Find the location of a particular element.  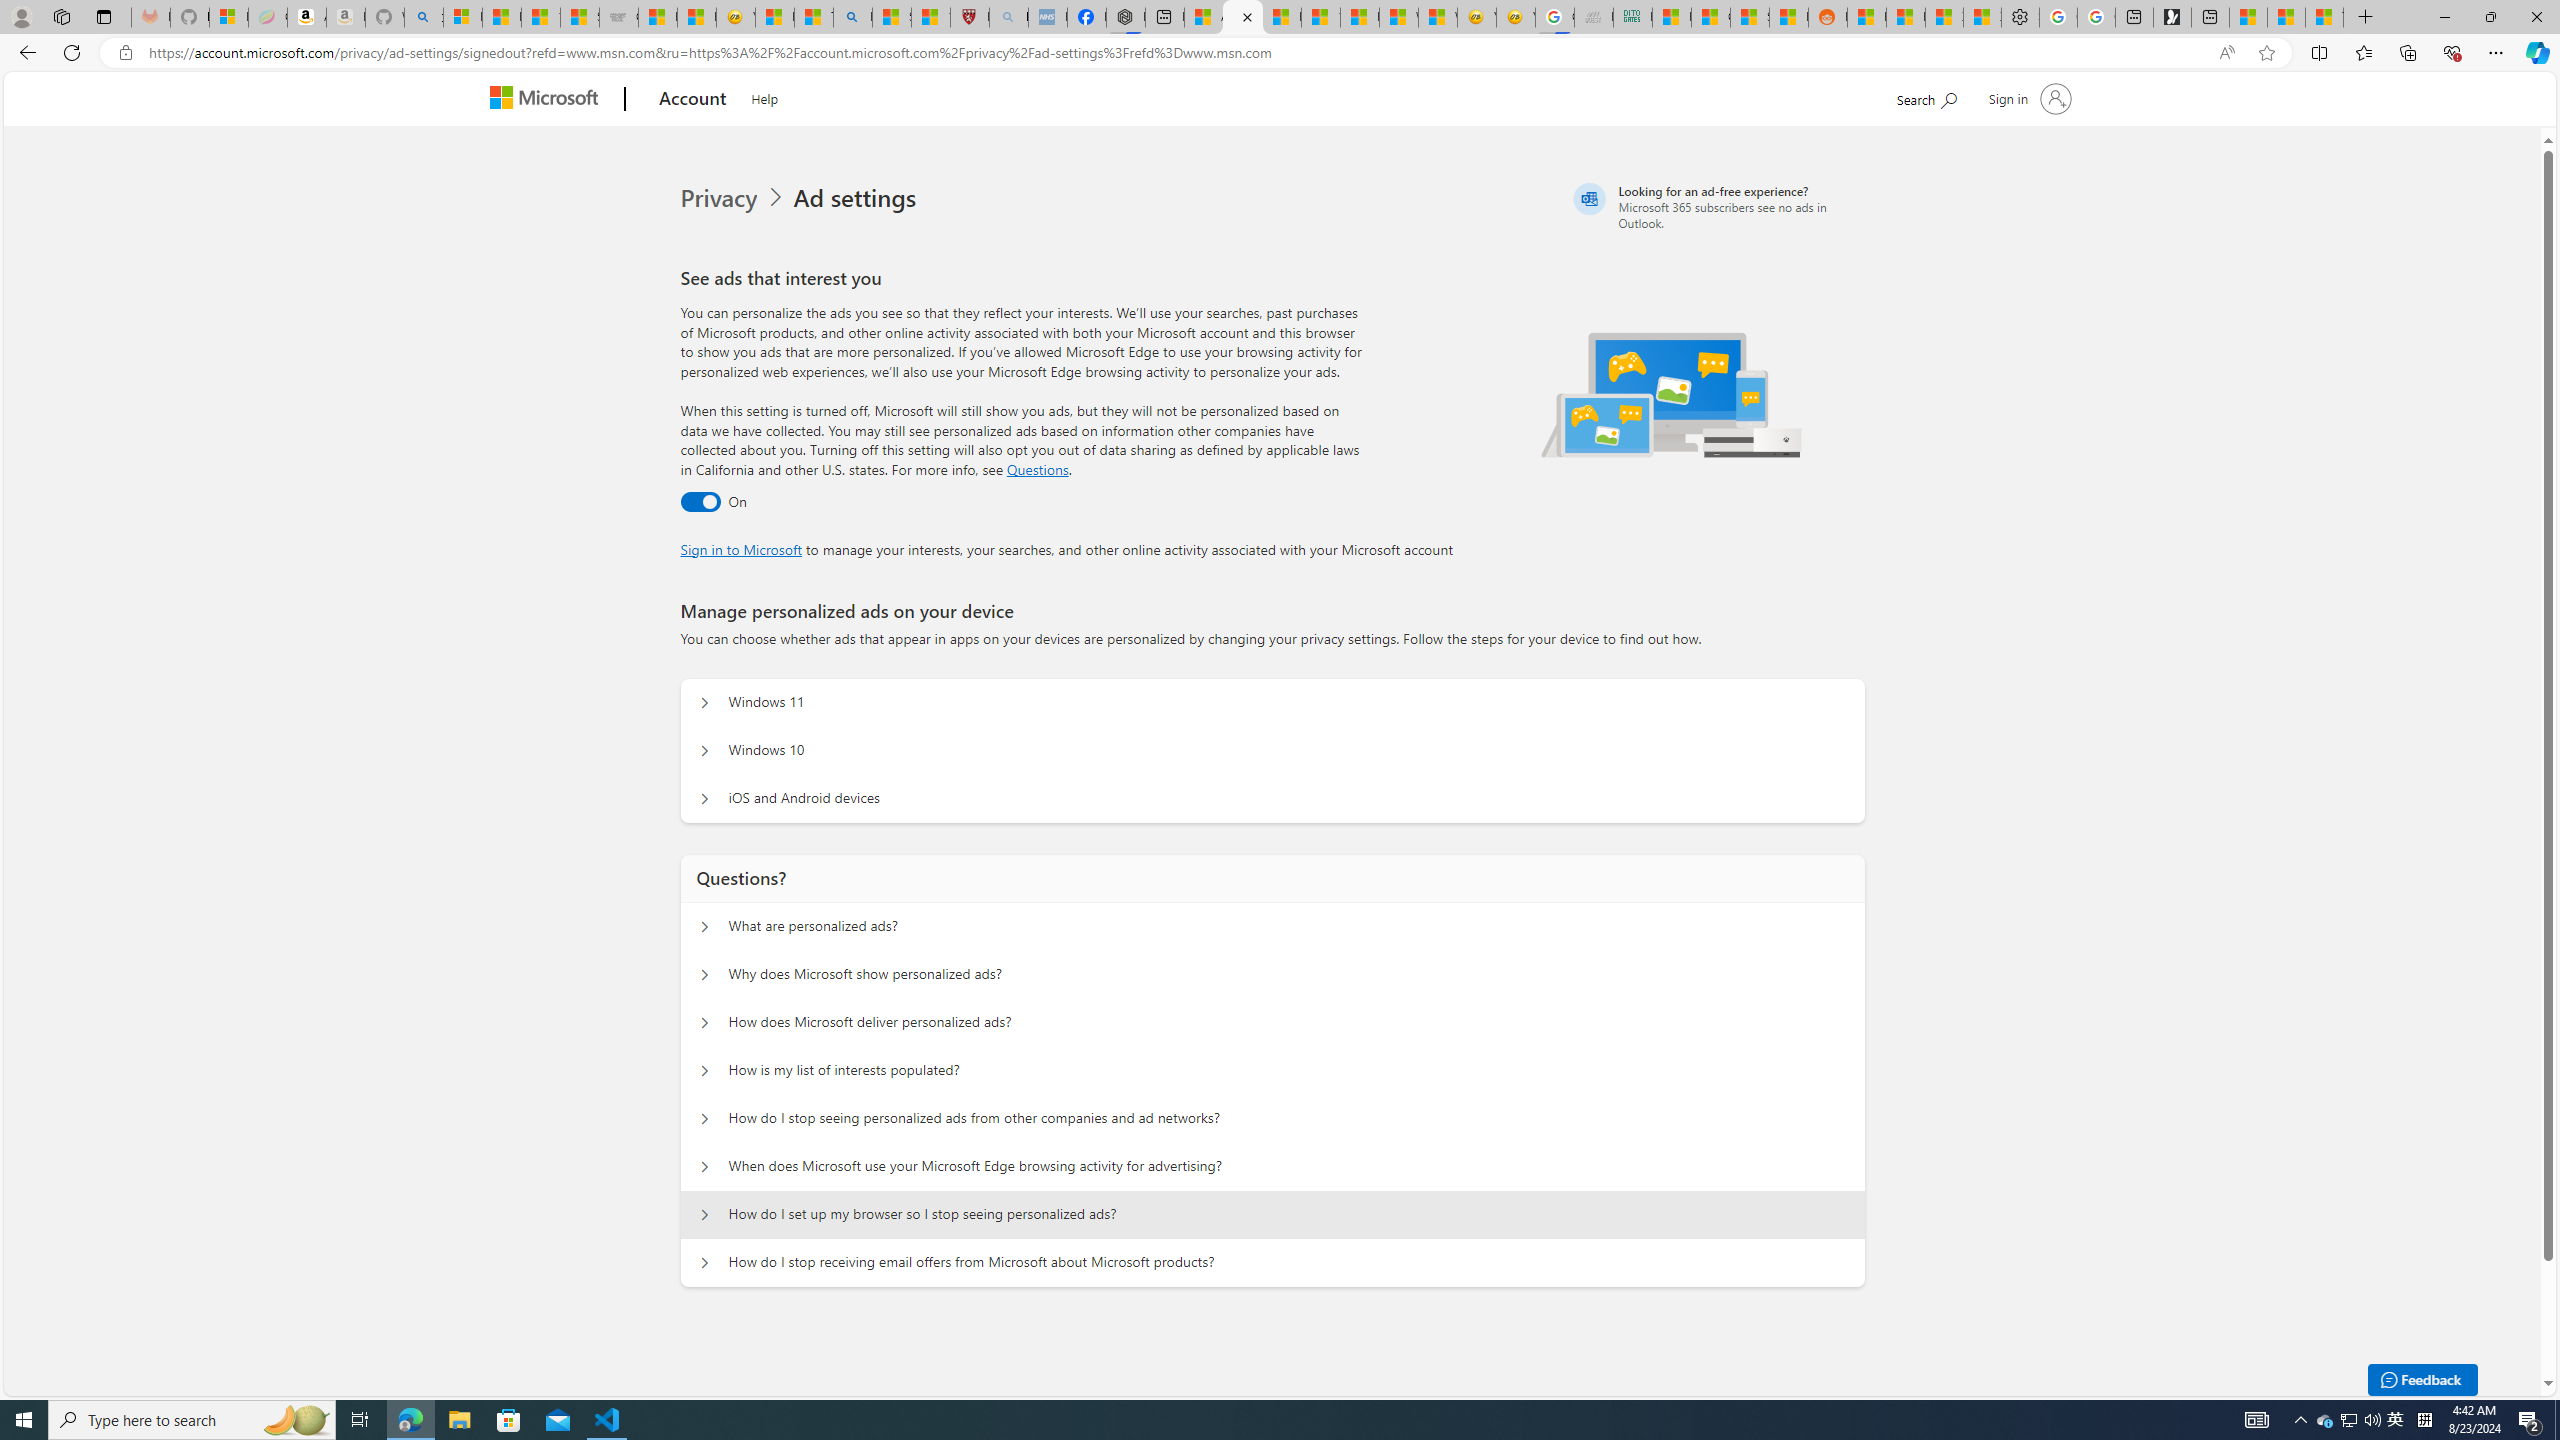

'Questions? What are personalized ads?' is located at coordinates (705, 926).